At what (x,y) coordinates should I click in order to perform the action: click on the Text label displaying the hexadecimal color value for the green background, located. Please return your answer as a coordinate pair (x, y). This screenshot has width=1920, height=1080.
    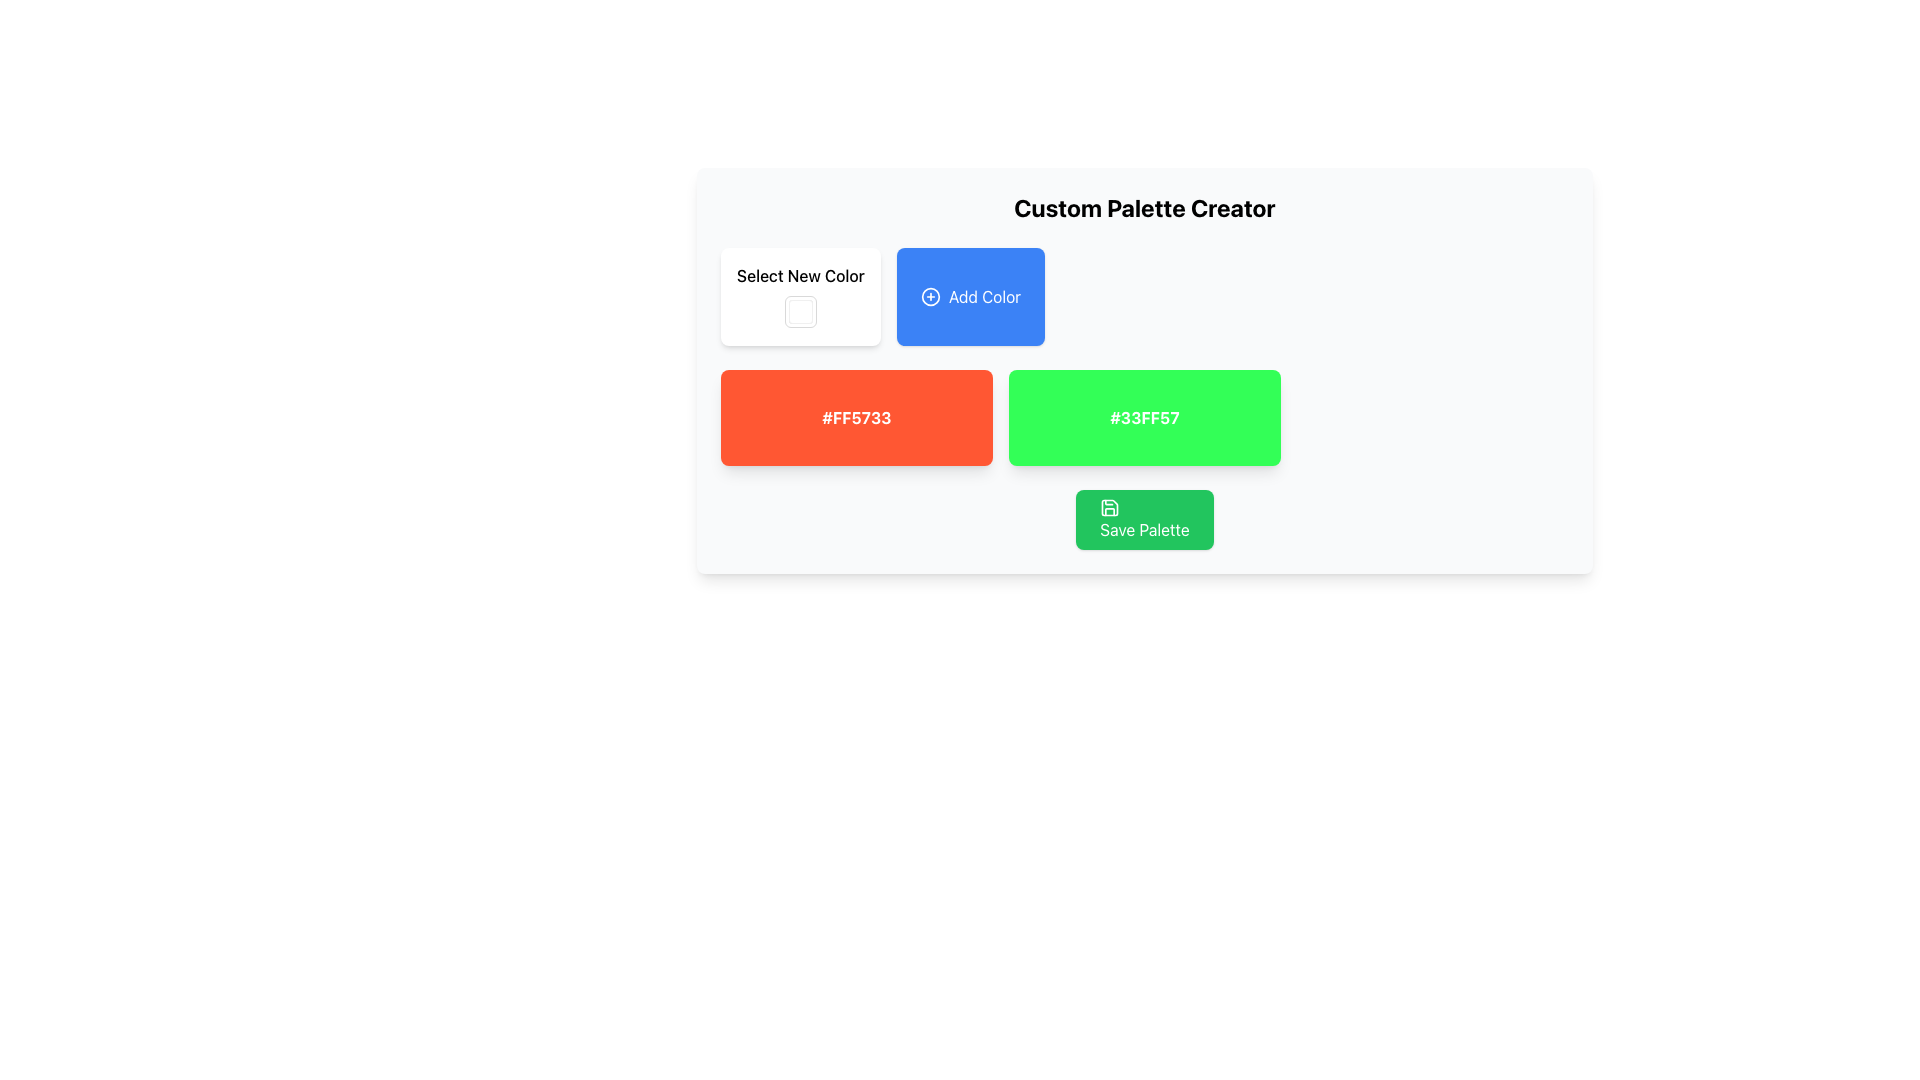
    Looking at the image, I should click on (1145, 416).